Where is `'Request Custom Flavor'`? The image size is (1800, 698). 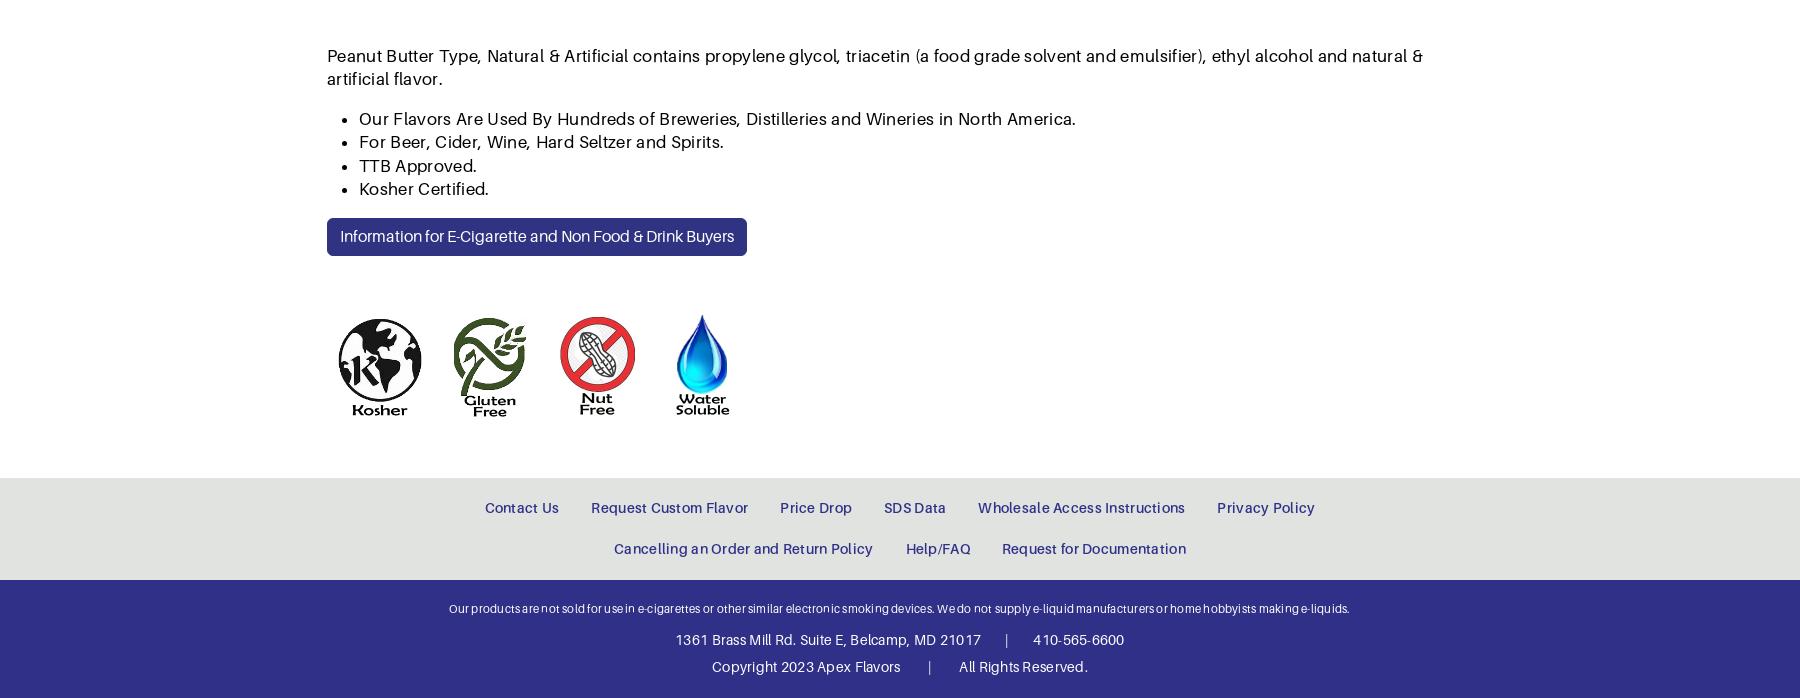
'Request Custom Flavor' is located at coordinates (669, 113).